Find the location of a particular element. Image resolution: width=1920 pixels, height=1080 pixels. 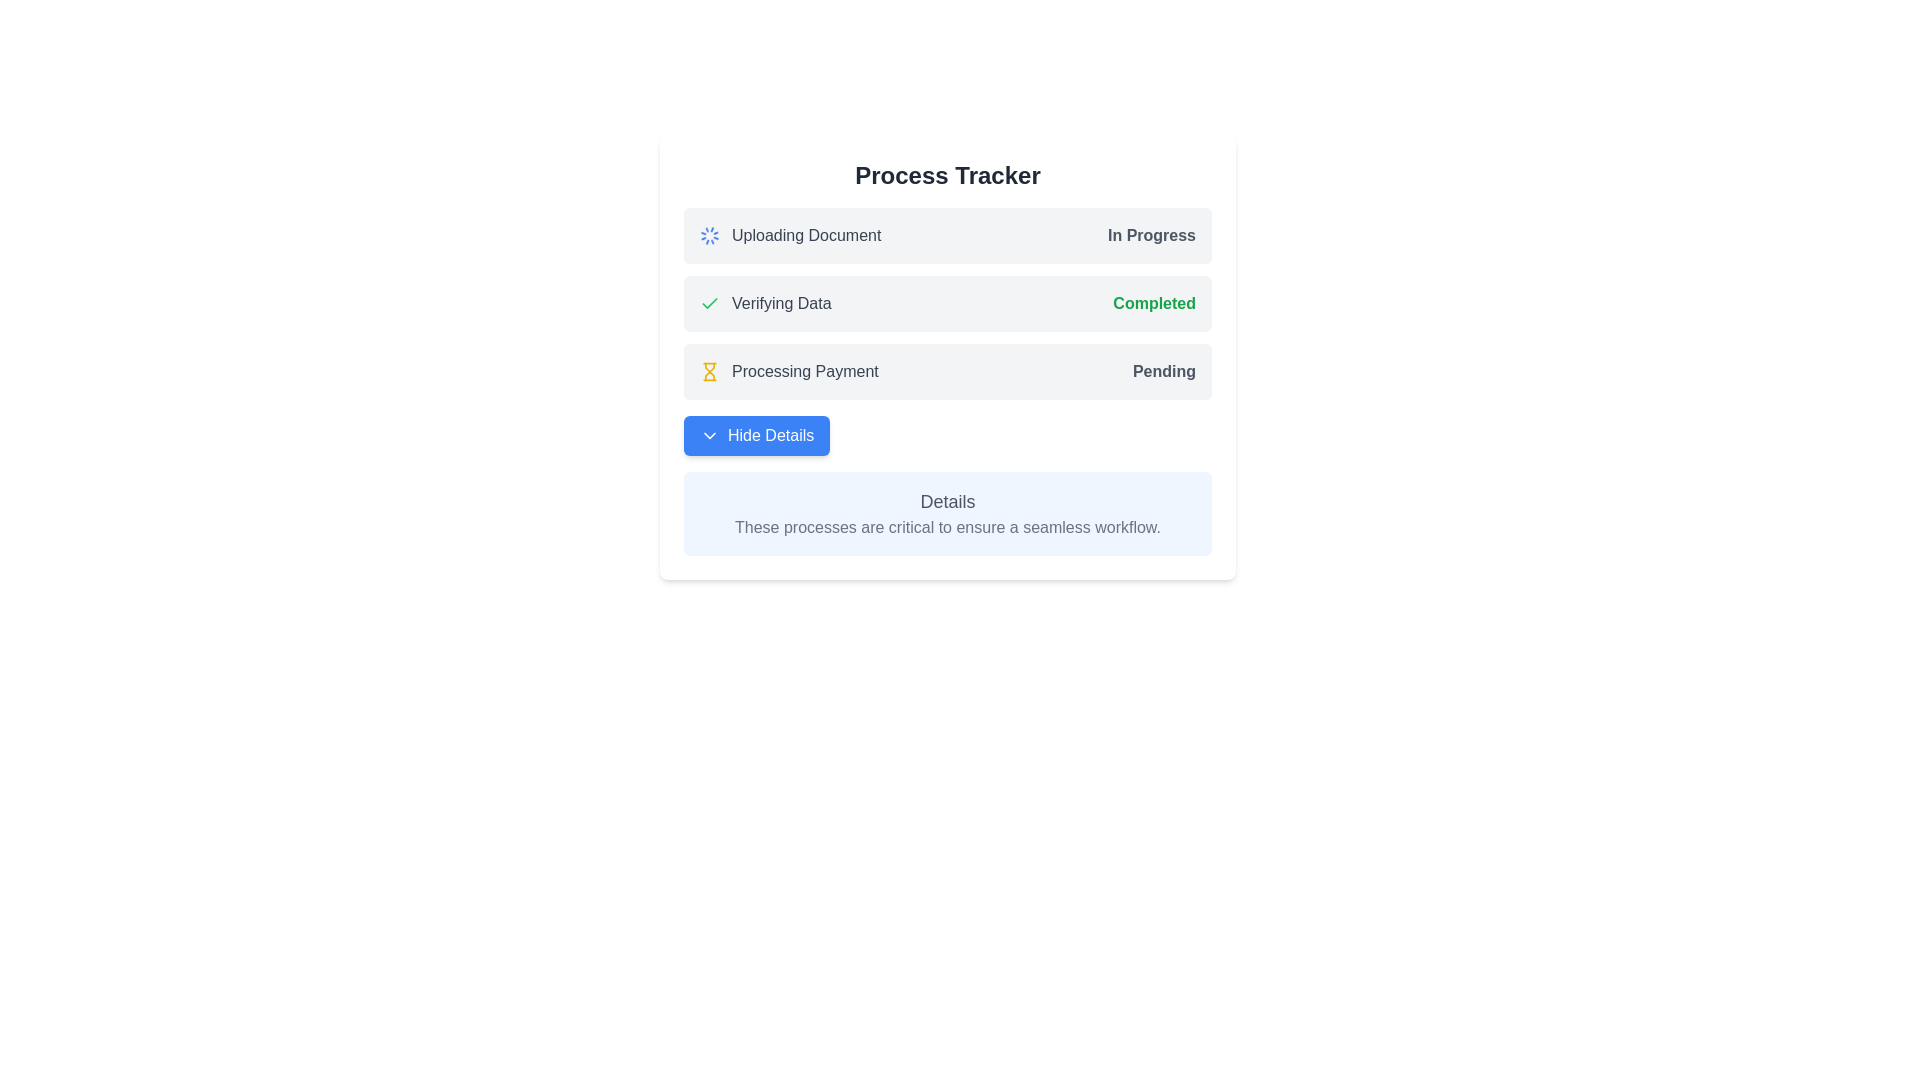

the Status indicator with progress information displaying 'Uploading Document' and 'In Progress' in the Process Tracker interface is located at coordinates (947, 234).